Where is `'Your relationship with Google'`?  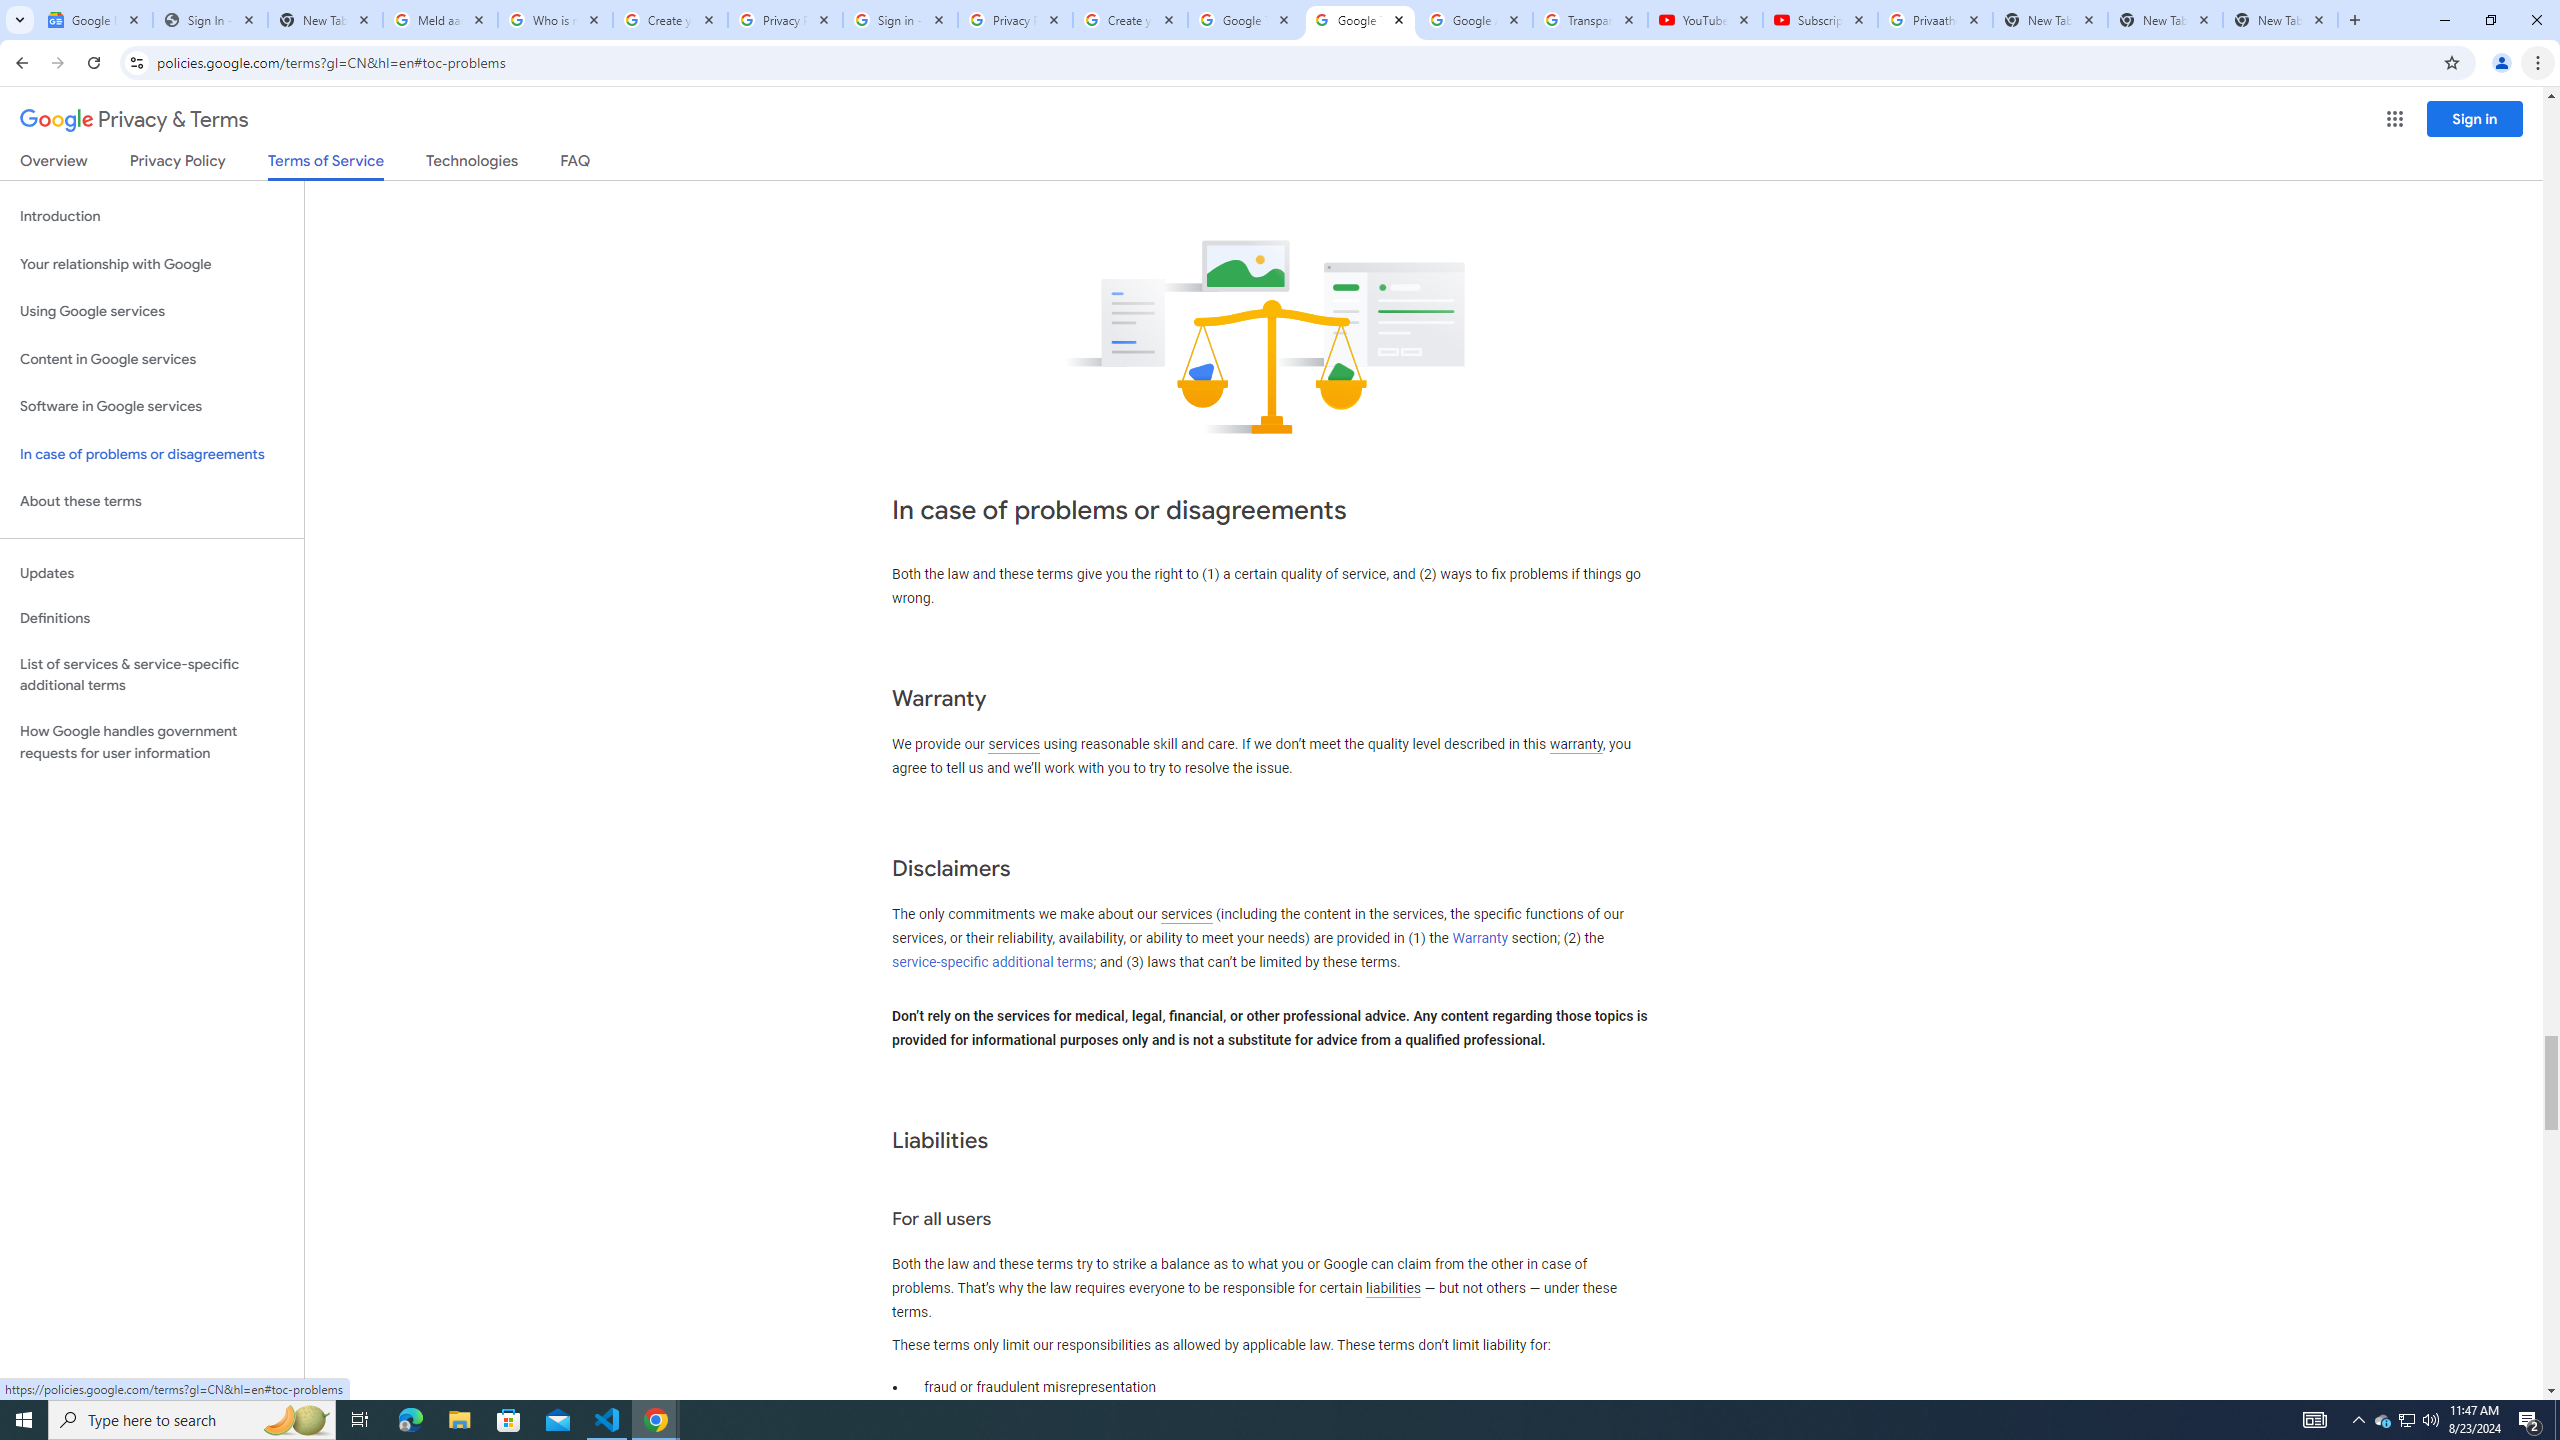 'Your relationship with Google' is located at coordinates (151, 264).